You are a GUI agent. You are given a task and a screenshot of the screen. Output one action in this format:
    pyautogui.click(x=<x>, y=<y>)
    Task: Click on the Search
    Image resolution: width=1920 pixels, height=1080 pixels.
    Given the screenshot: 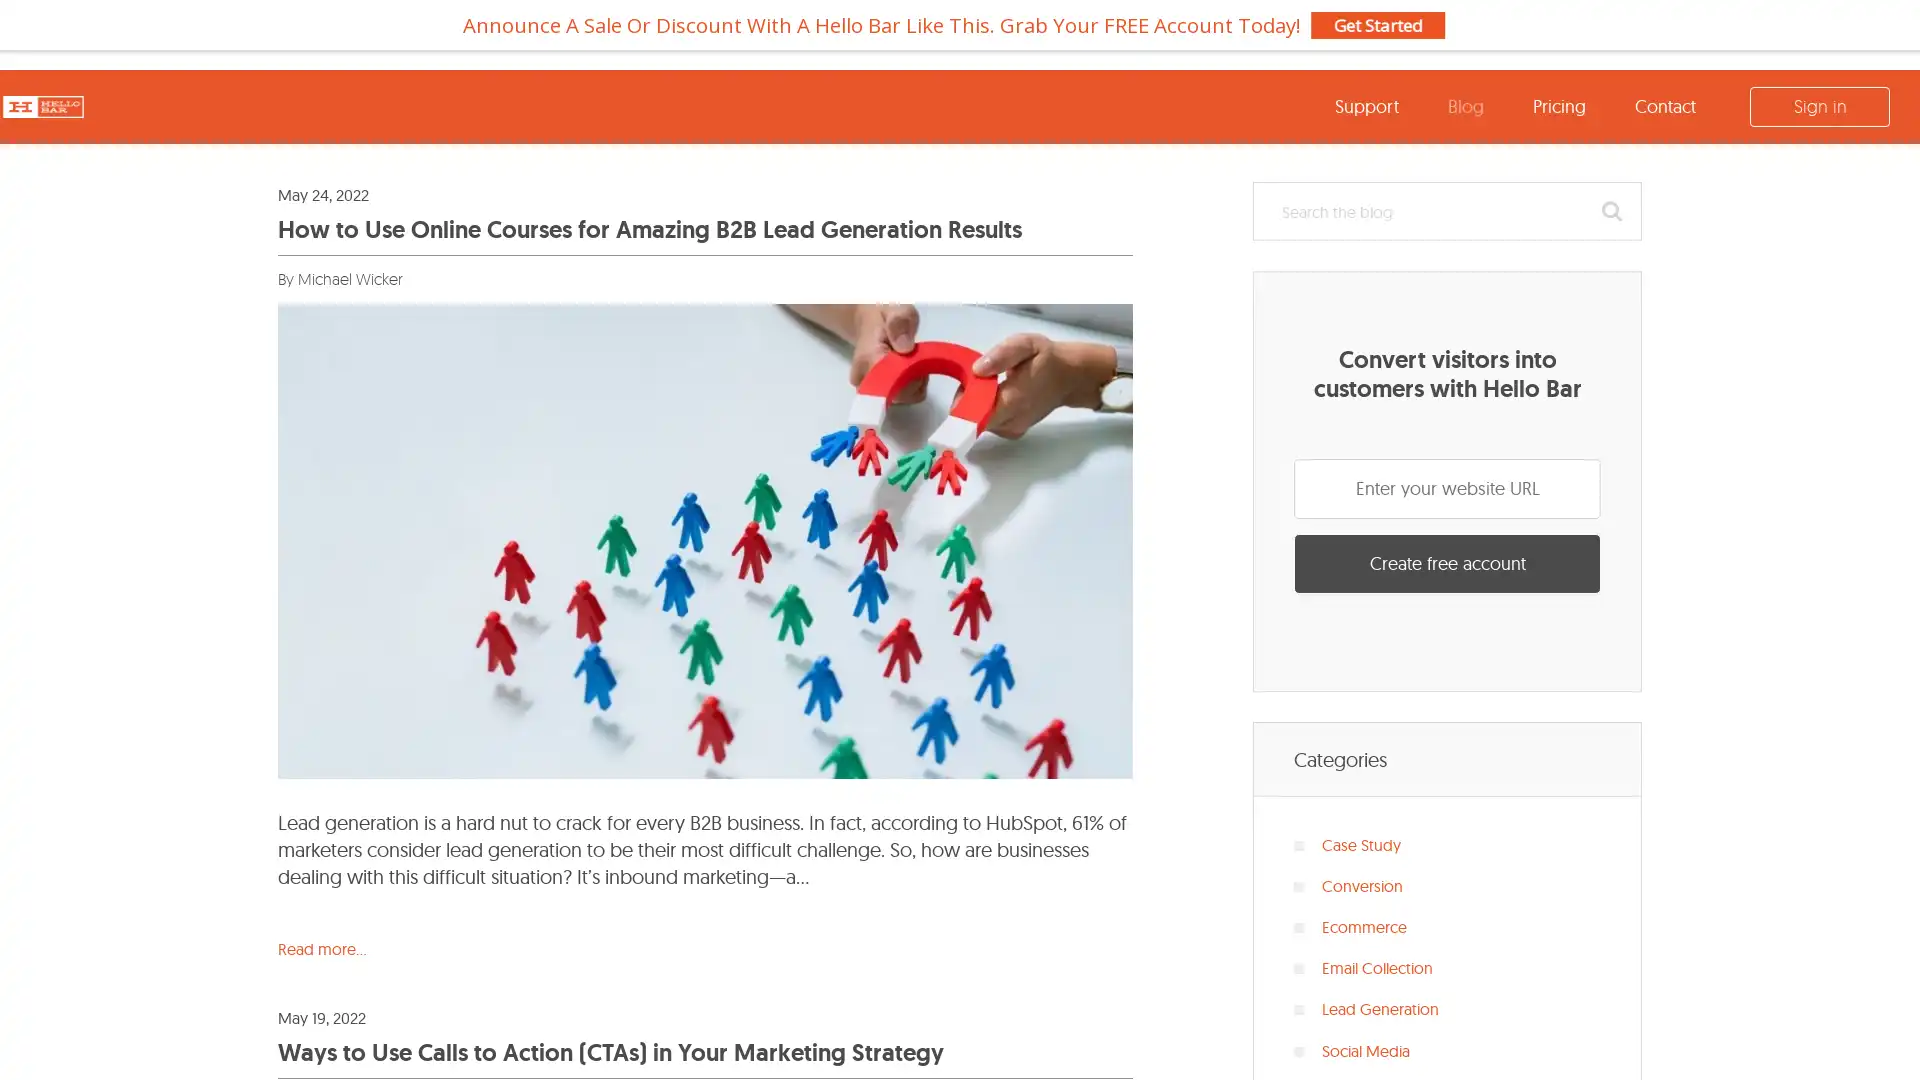 What is the action you would take?
    pyautogui.click(x=1612, y=211)
    